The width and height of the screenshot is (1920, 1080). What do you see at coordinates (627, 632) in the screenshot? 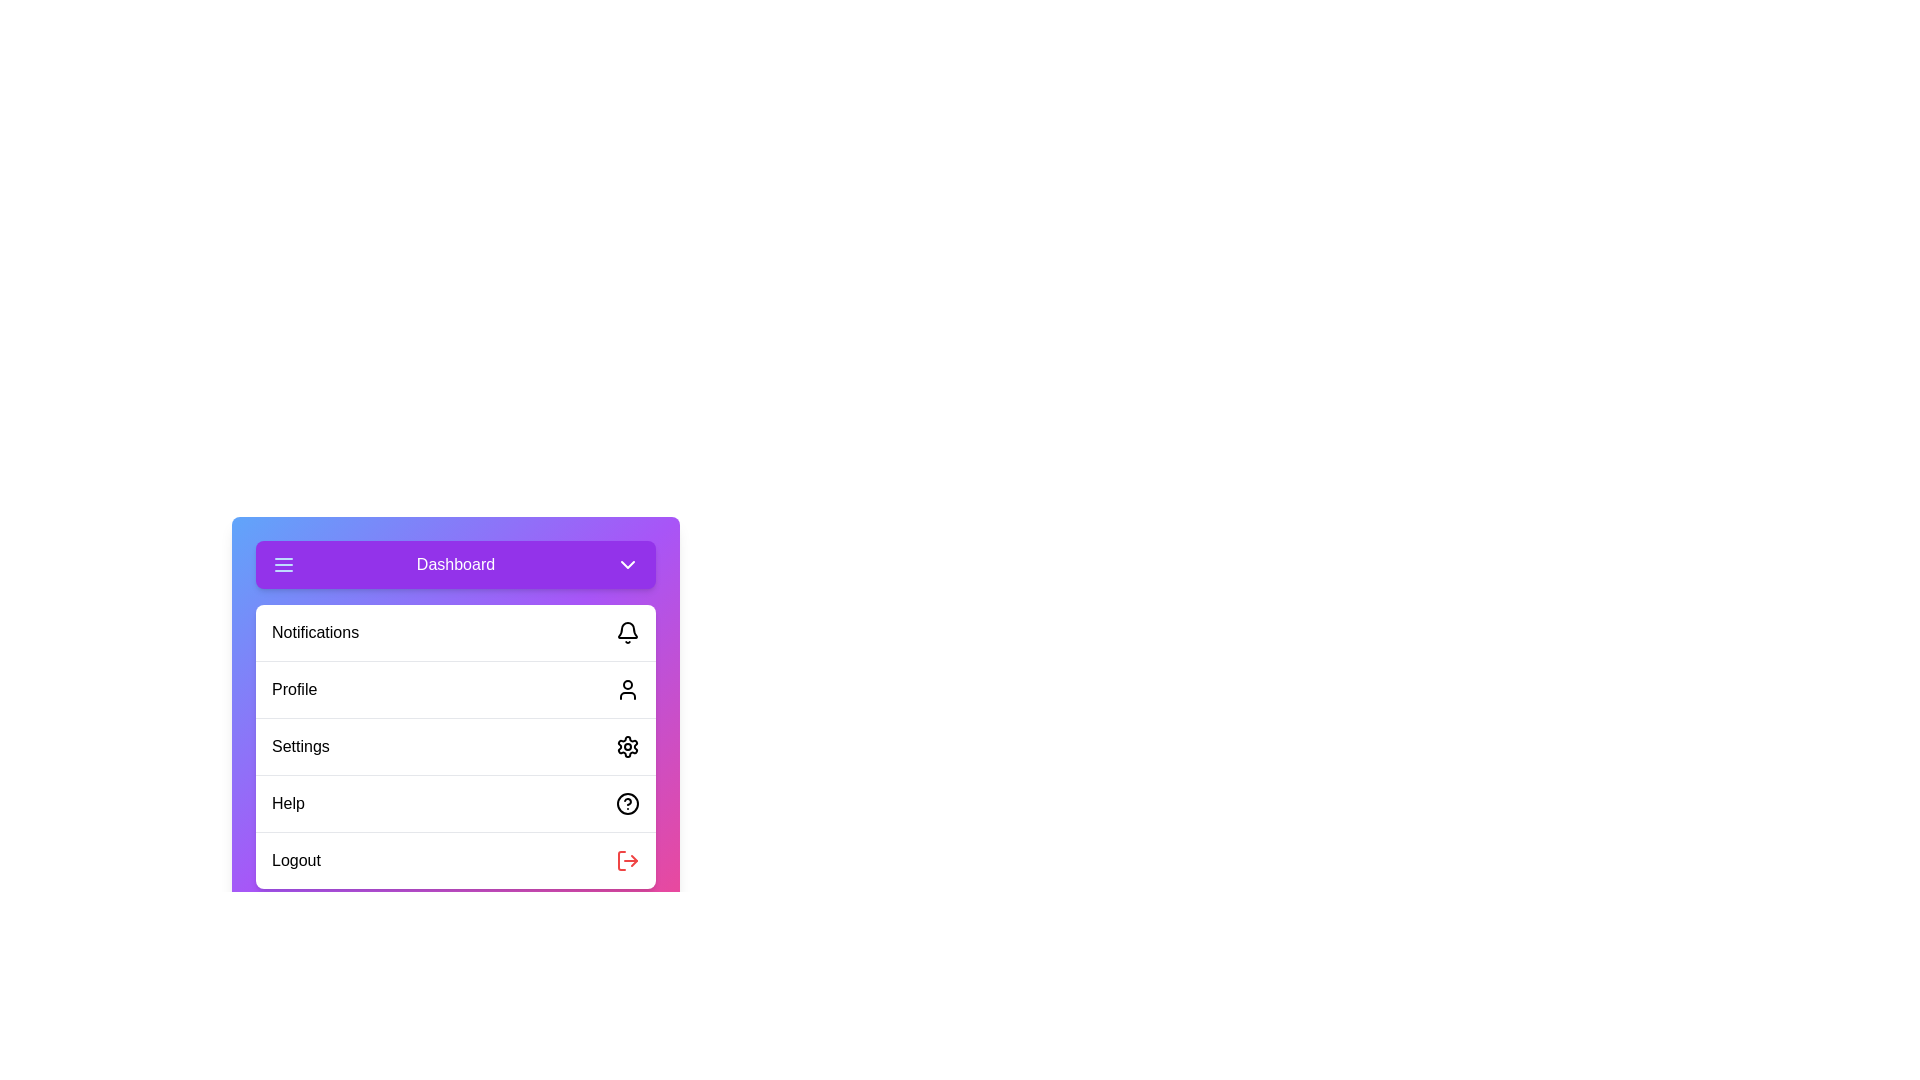
I see `the icon next to the menu item Notifications` at bounding box center [627, 632].